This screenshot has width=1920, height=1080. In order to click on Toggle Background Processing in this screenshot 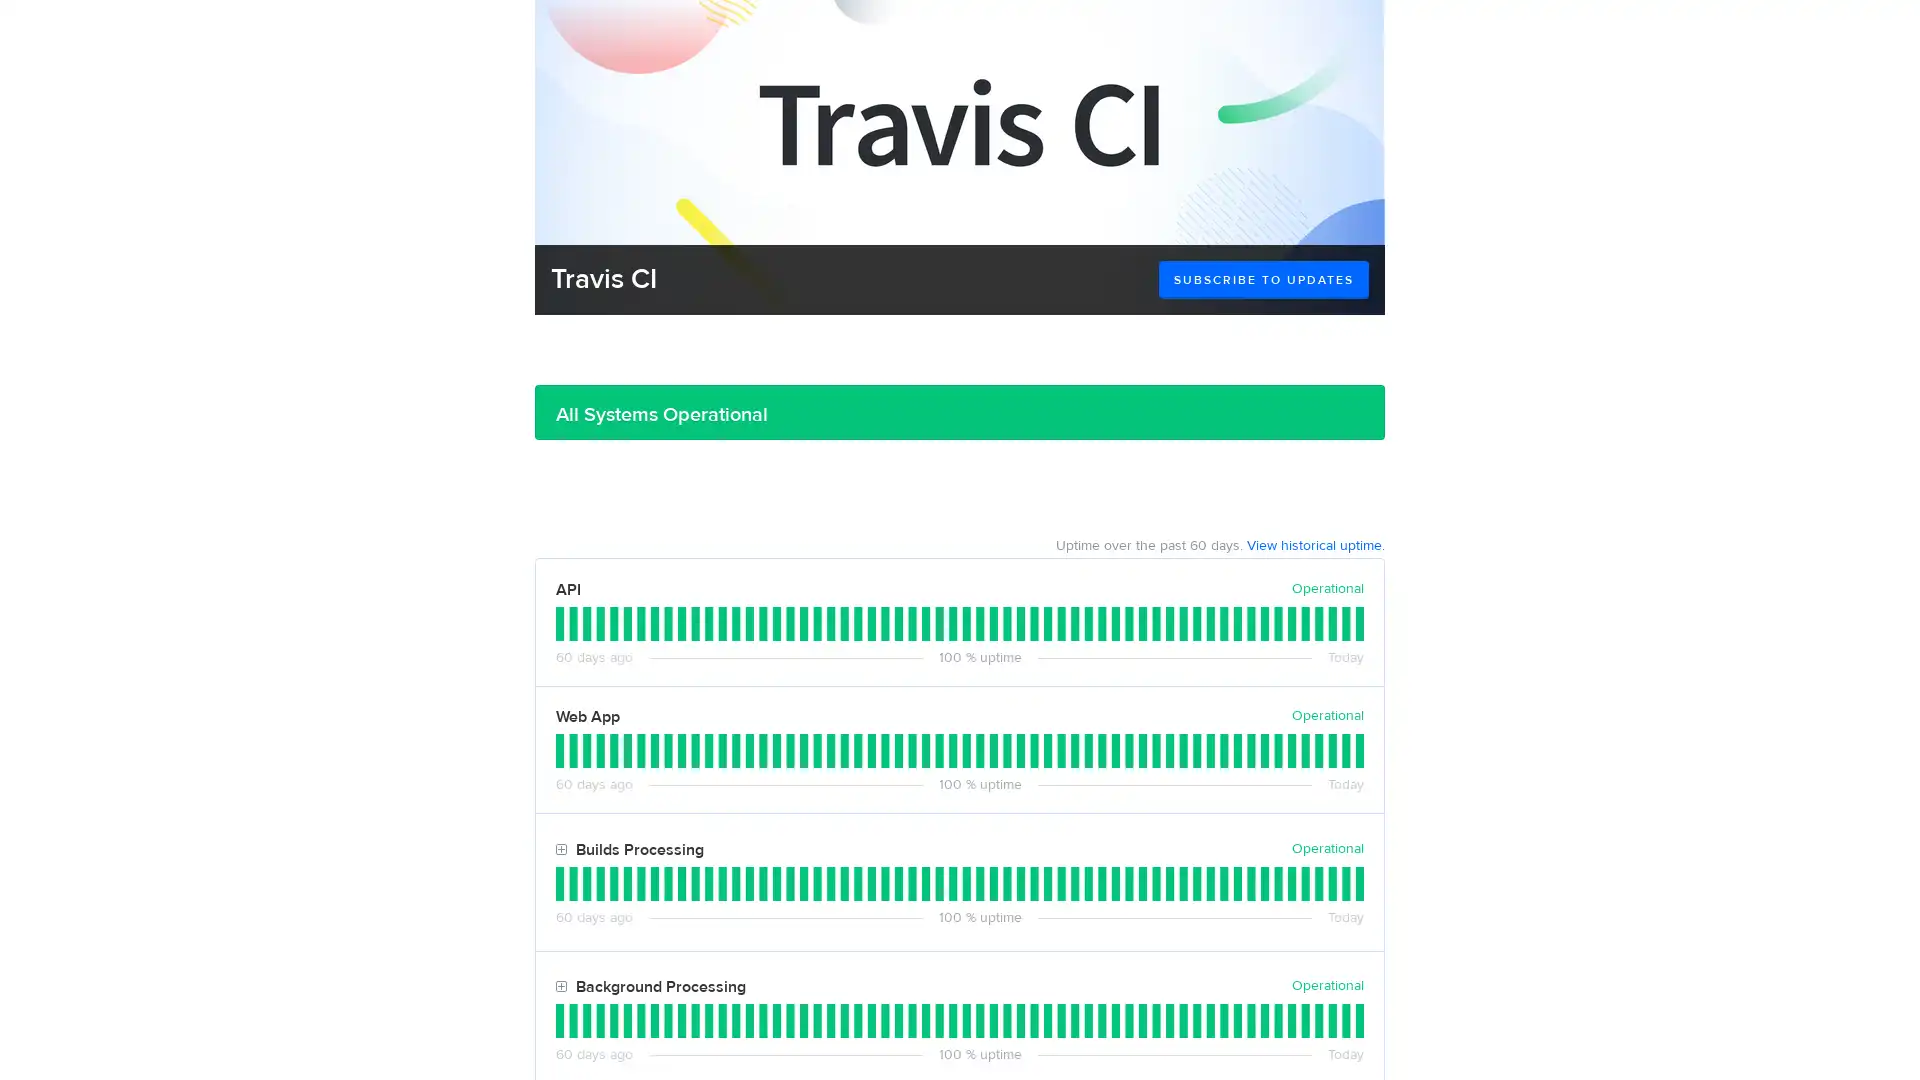, I will do `click(560, 986)`.